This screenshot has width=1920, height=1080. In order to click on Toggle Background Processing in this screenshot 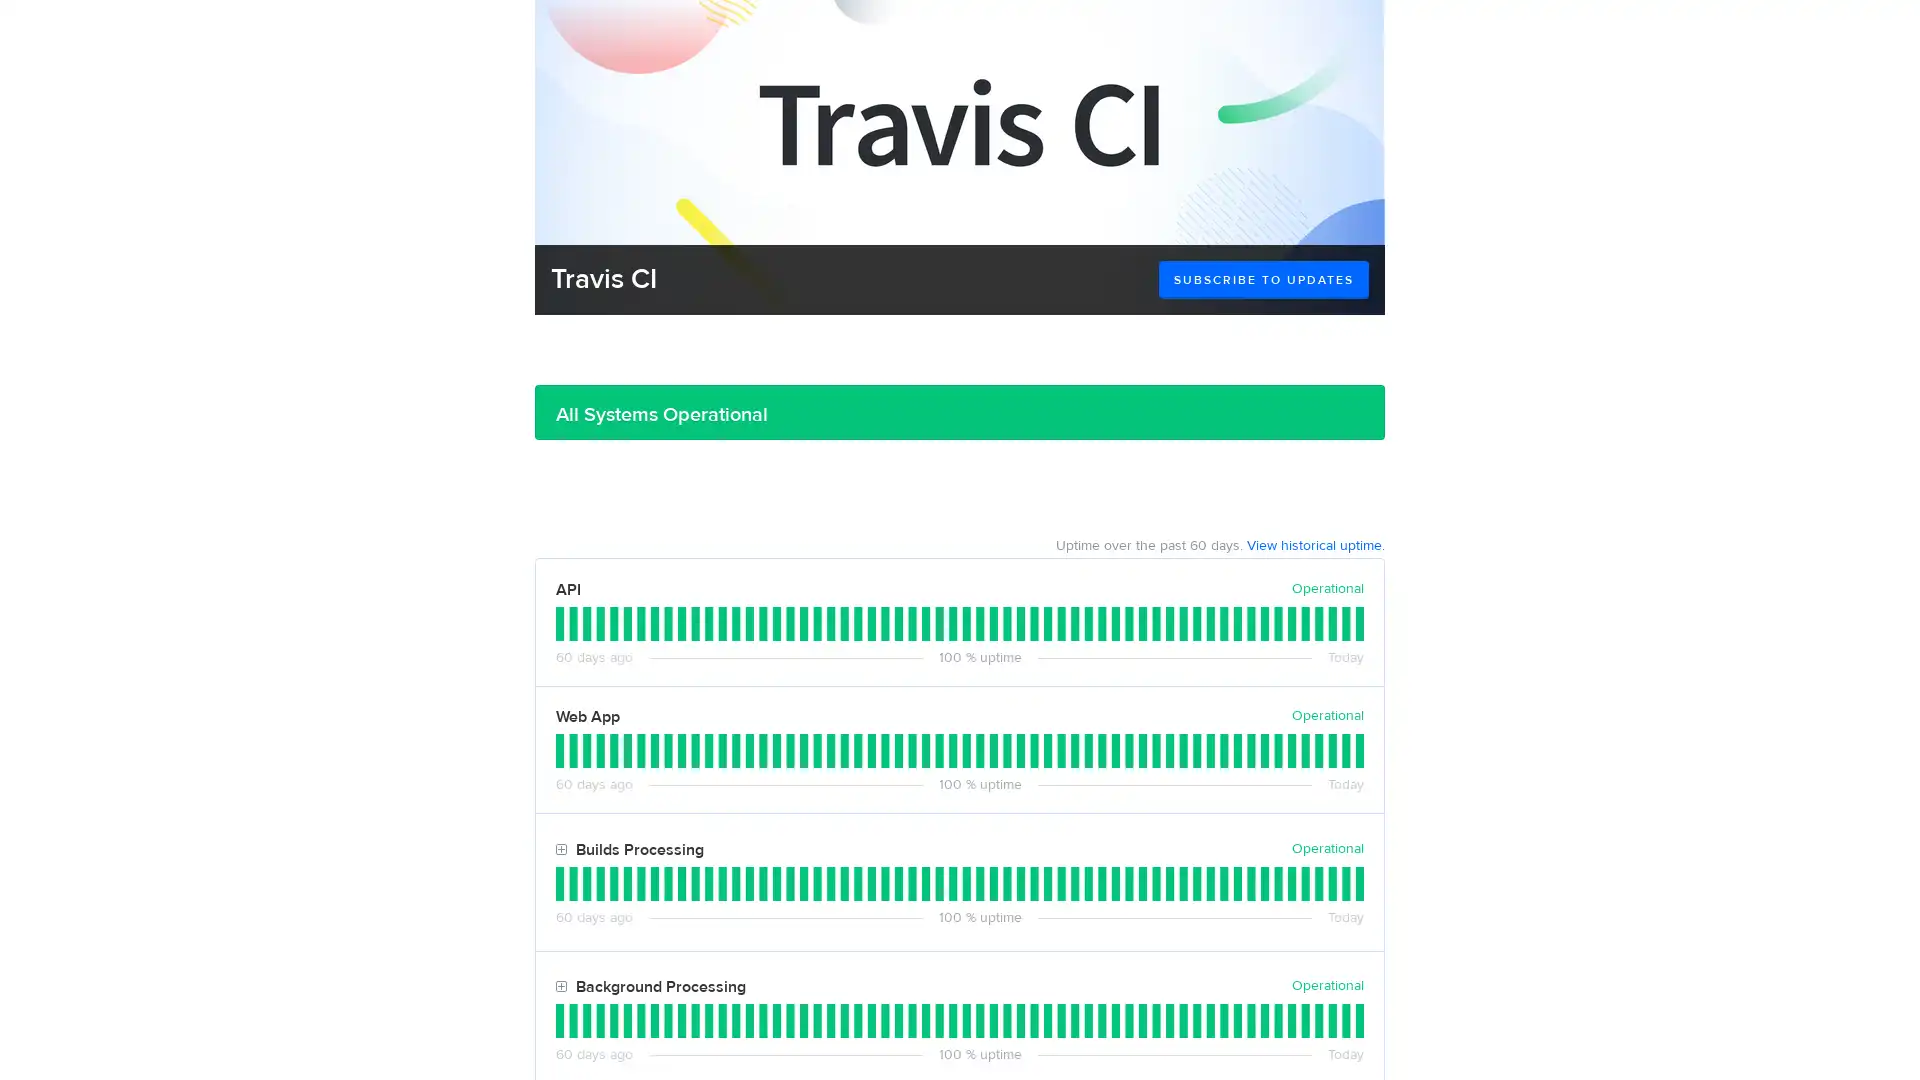, I will do `click(560, 986)`.